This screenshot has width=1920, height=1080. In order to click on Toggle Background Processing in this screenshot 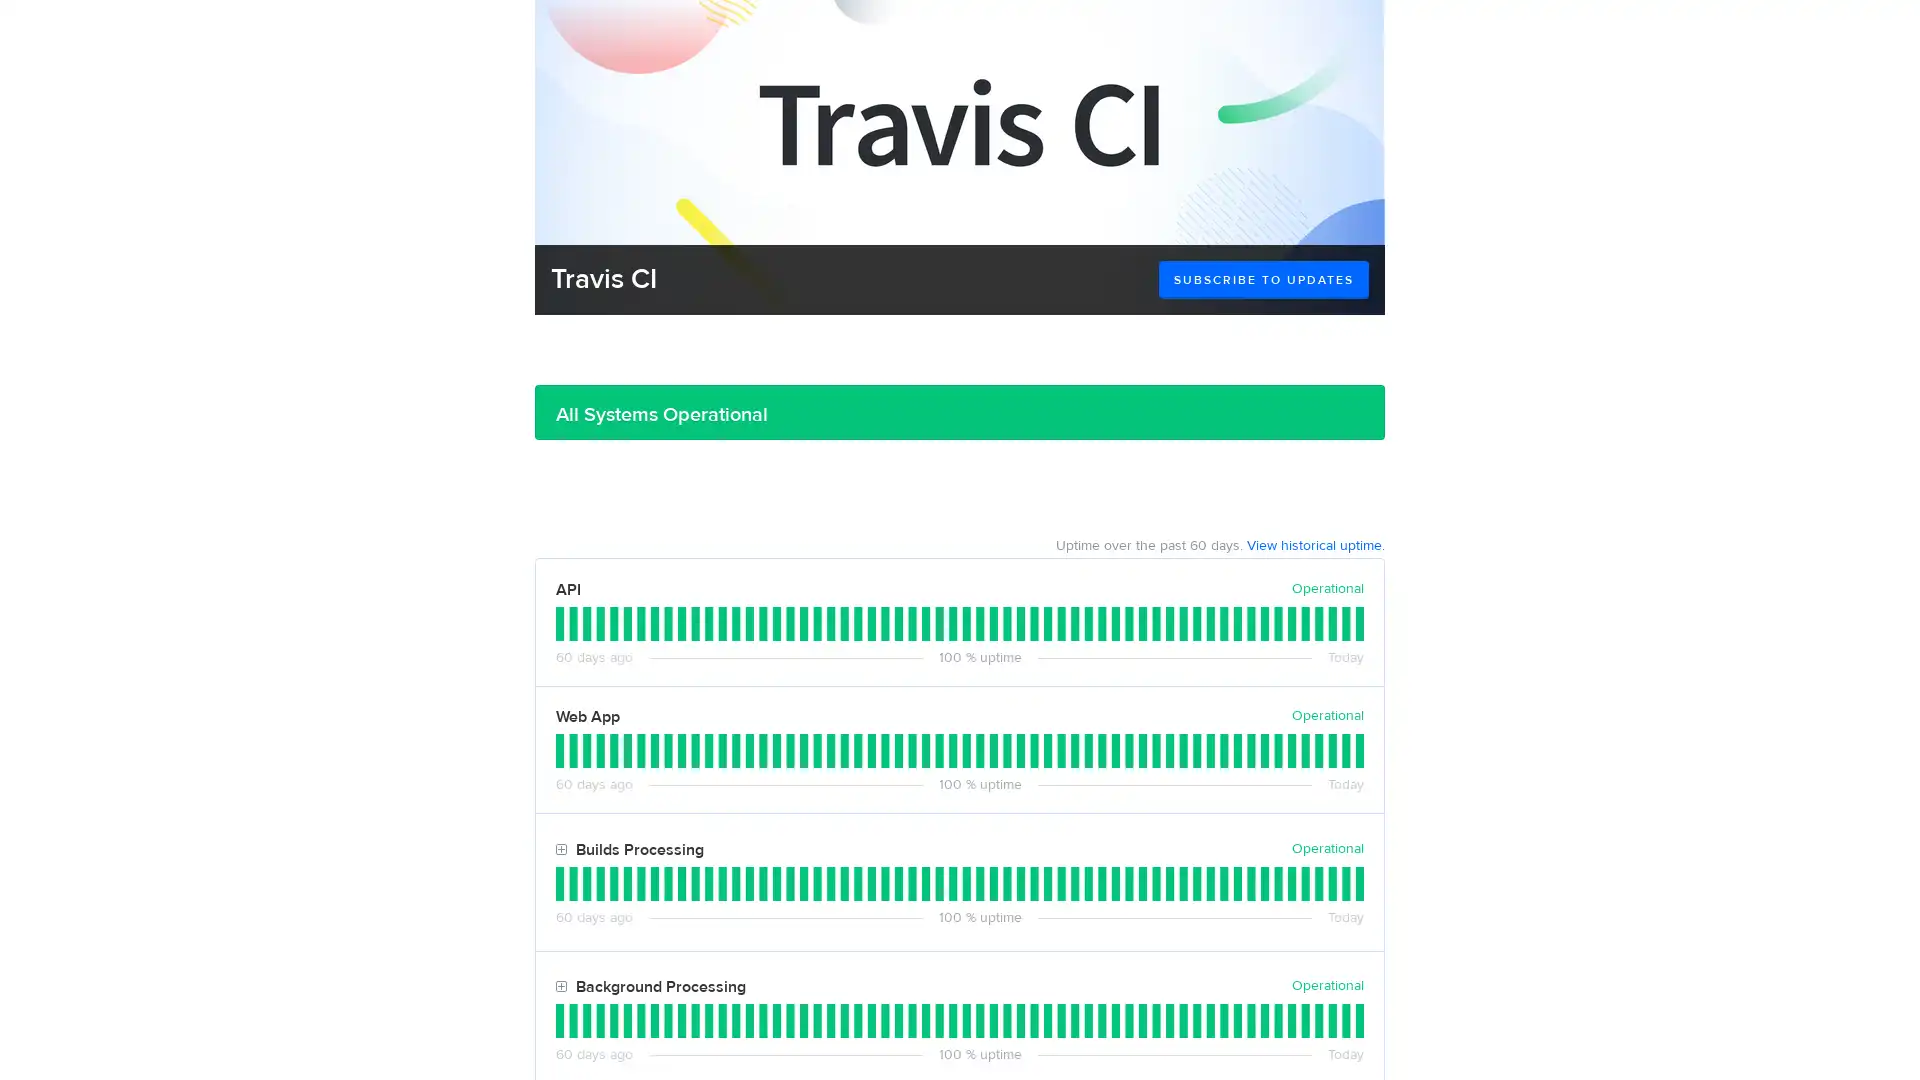, I will do `click(560, 986)`.